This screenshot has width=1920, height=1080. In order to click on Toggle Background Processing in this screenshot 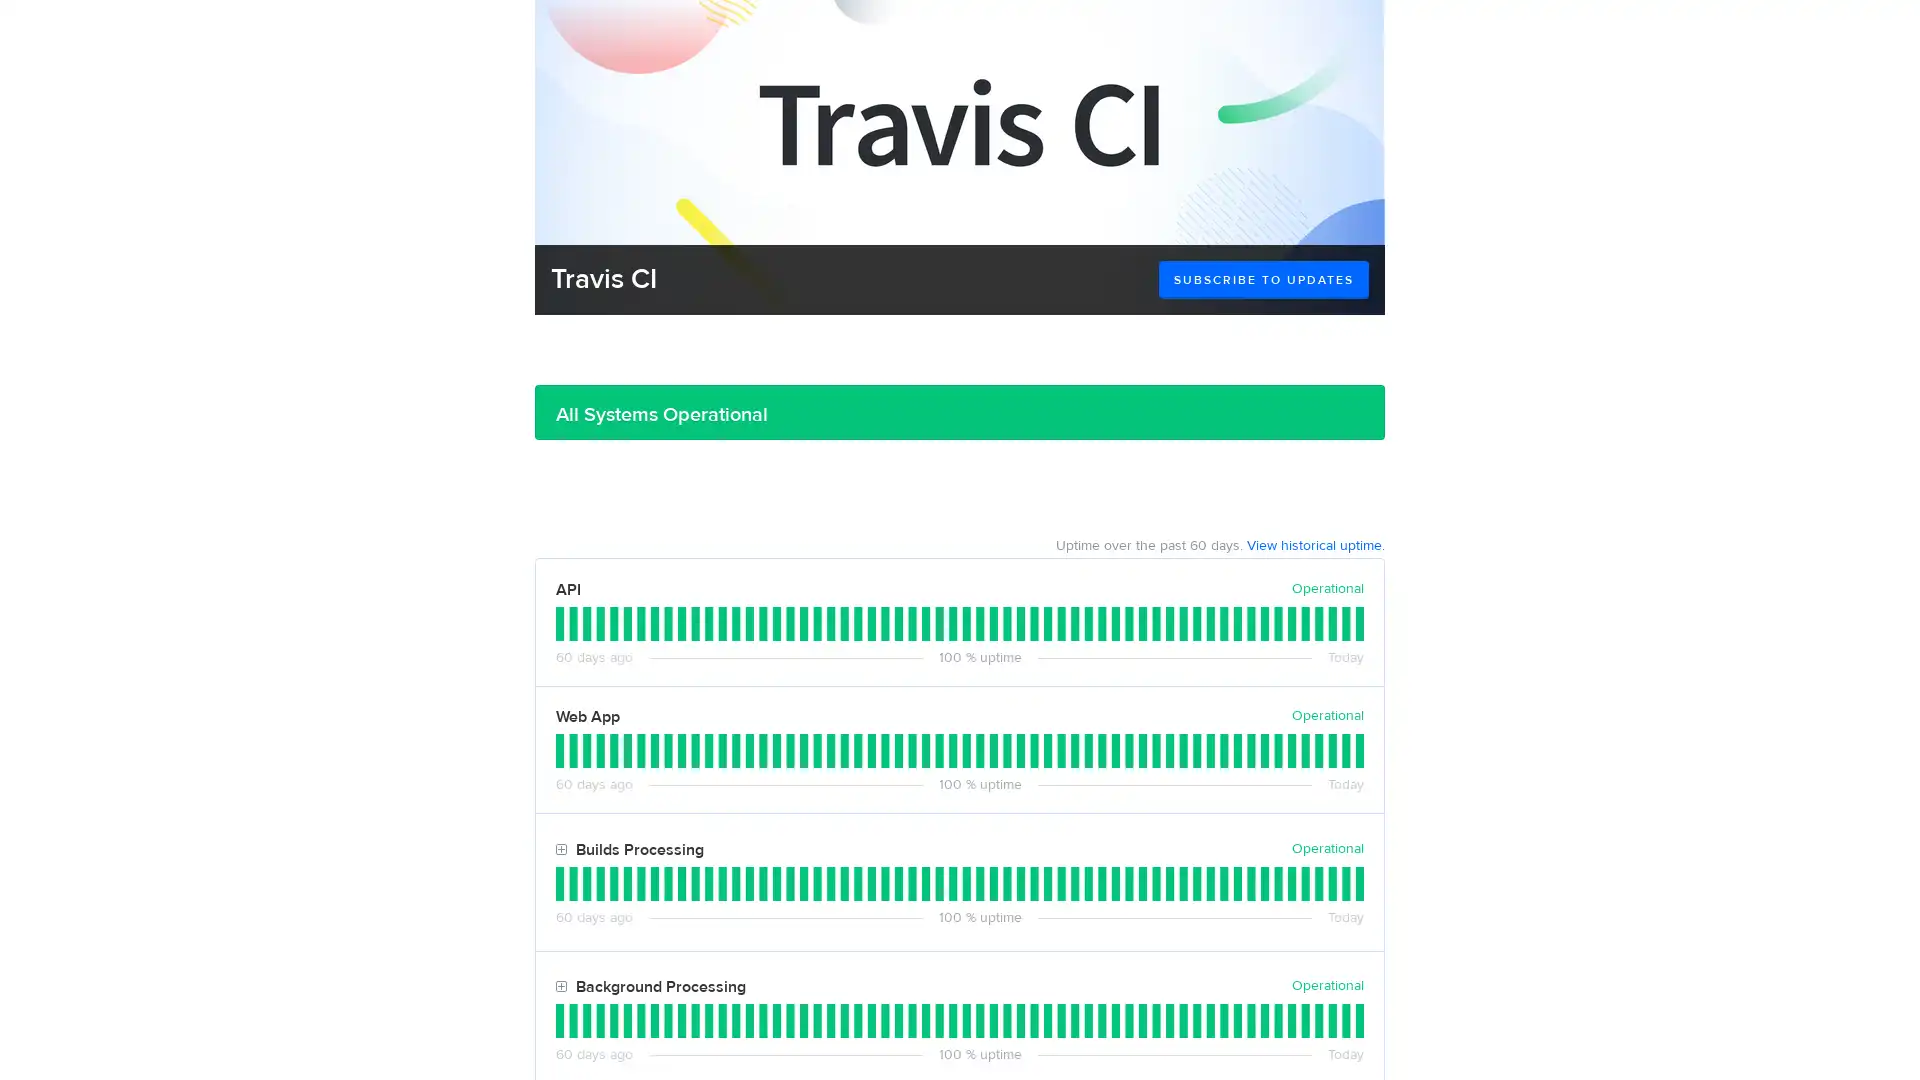, I will do `click(560, 986)`.